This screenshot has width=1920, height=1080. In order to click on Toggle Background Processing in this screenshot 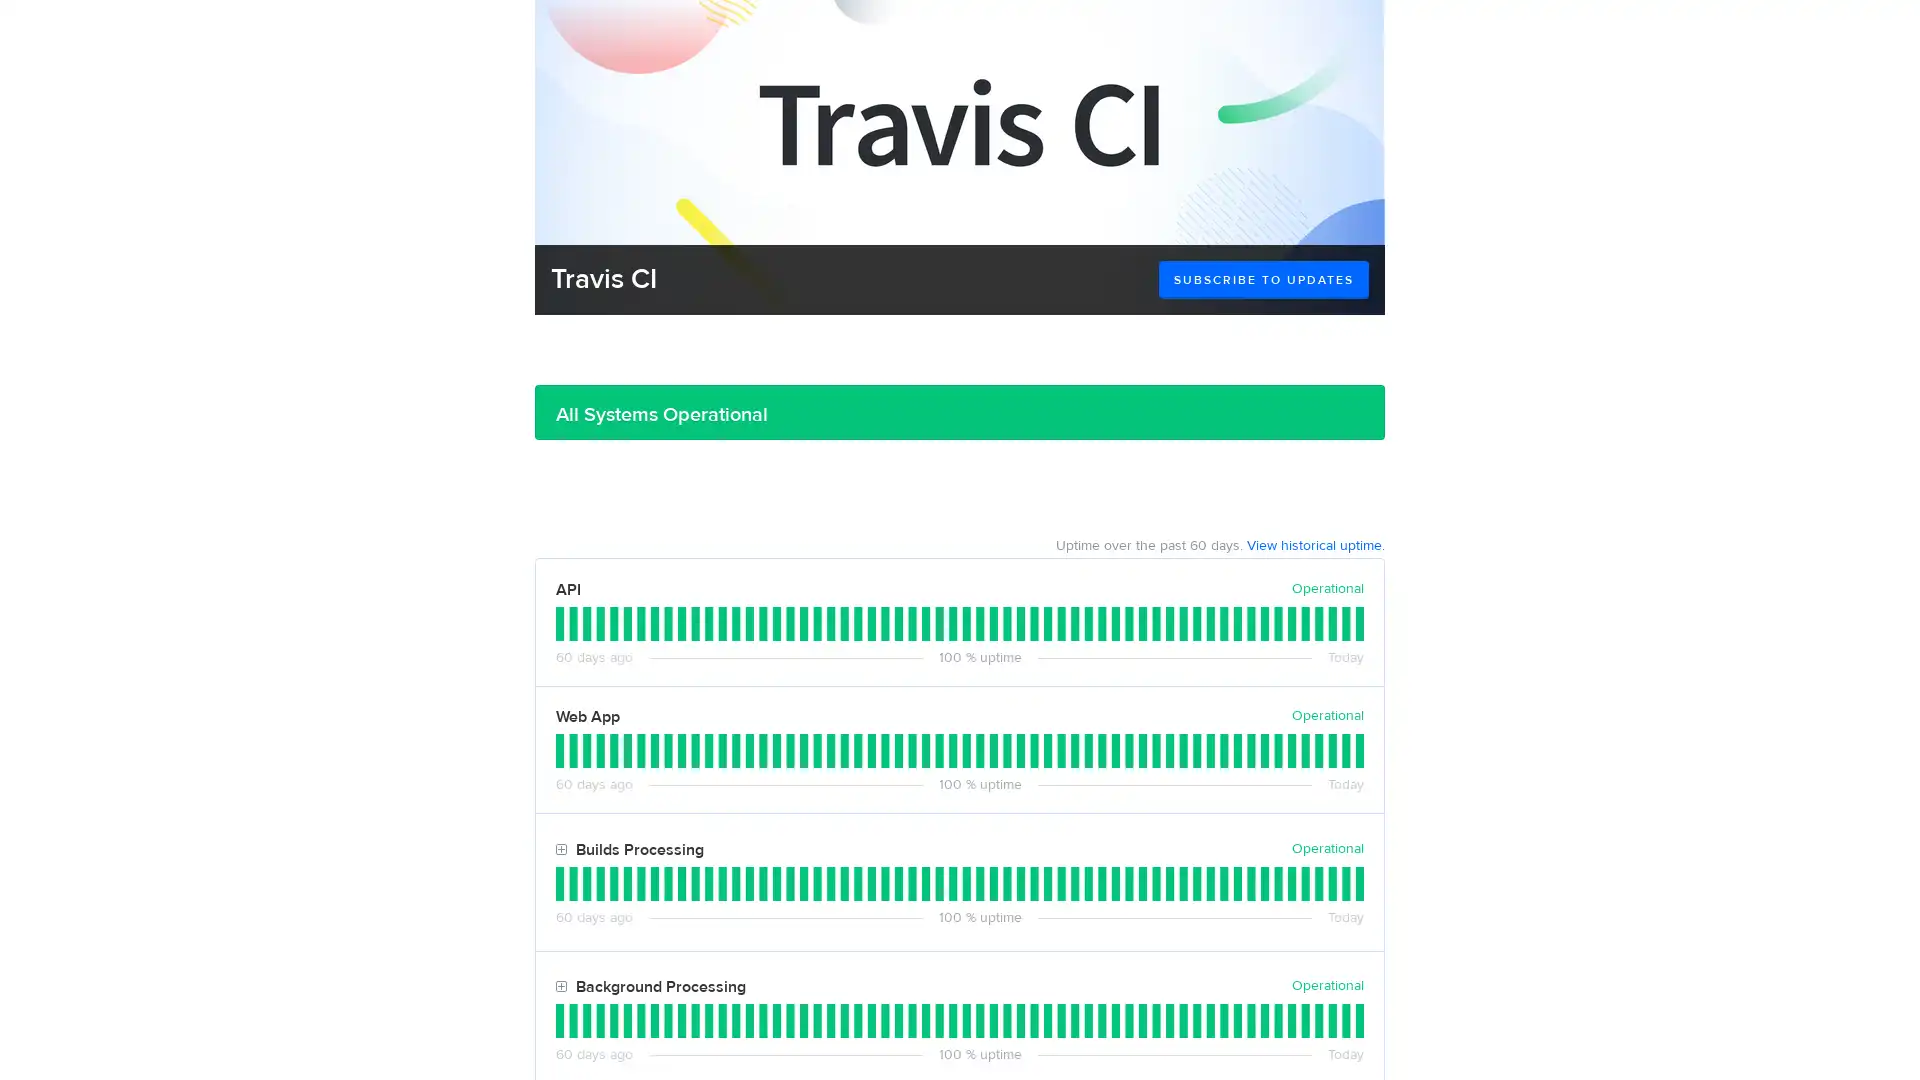, I will do `click(560, 986)`.